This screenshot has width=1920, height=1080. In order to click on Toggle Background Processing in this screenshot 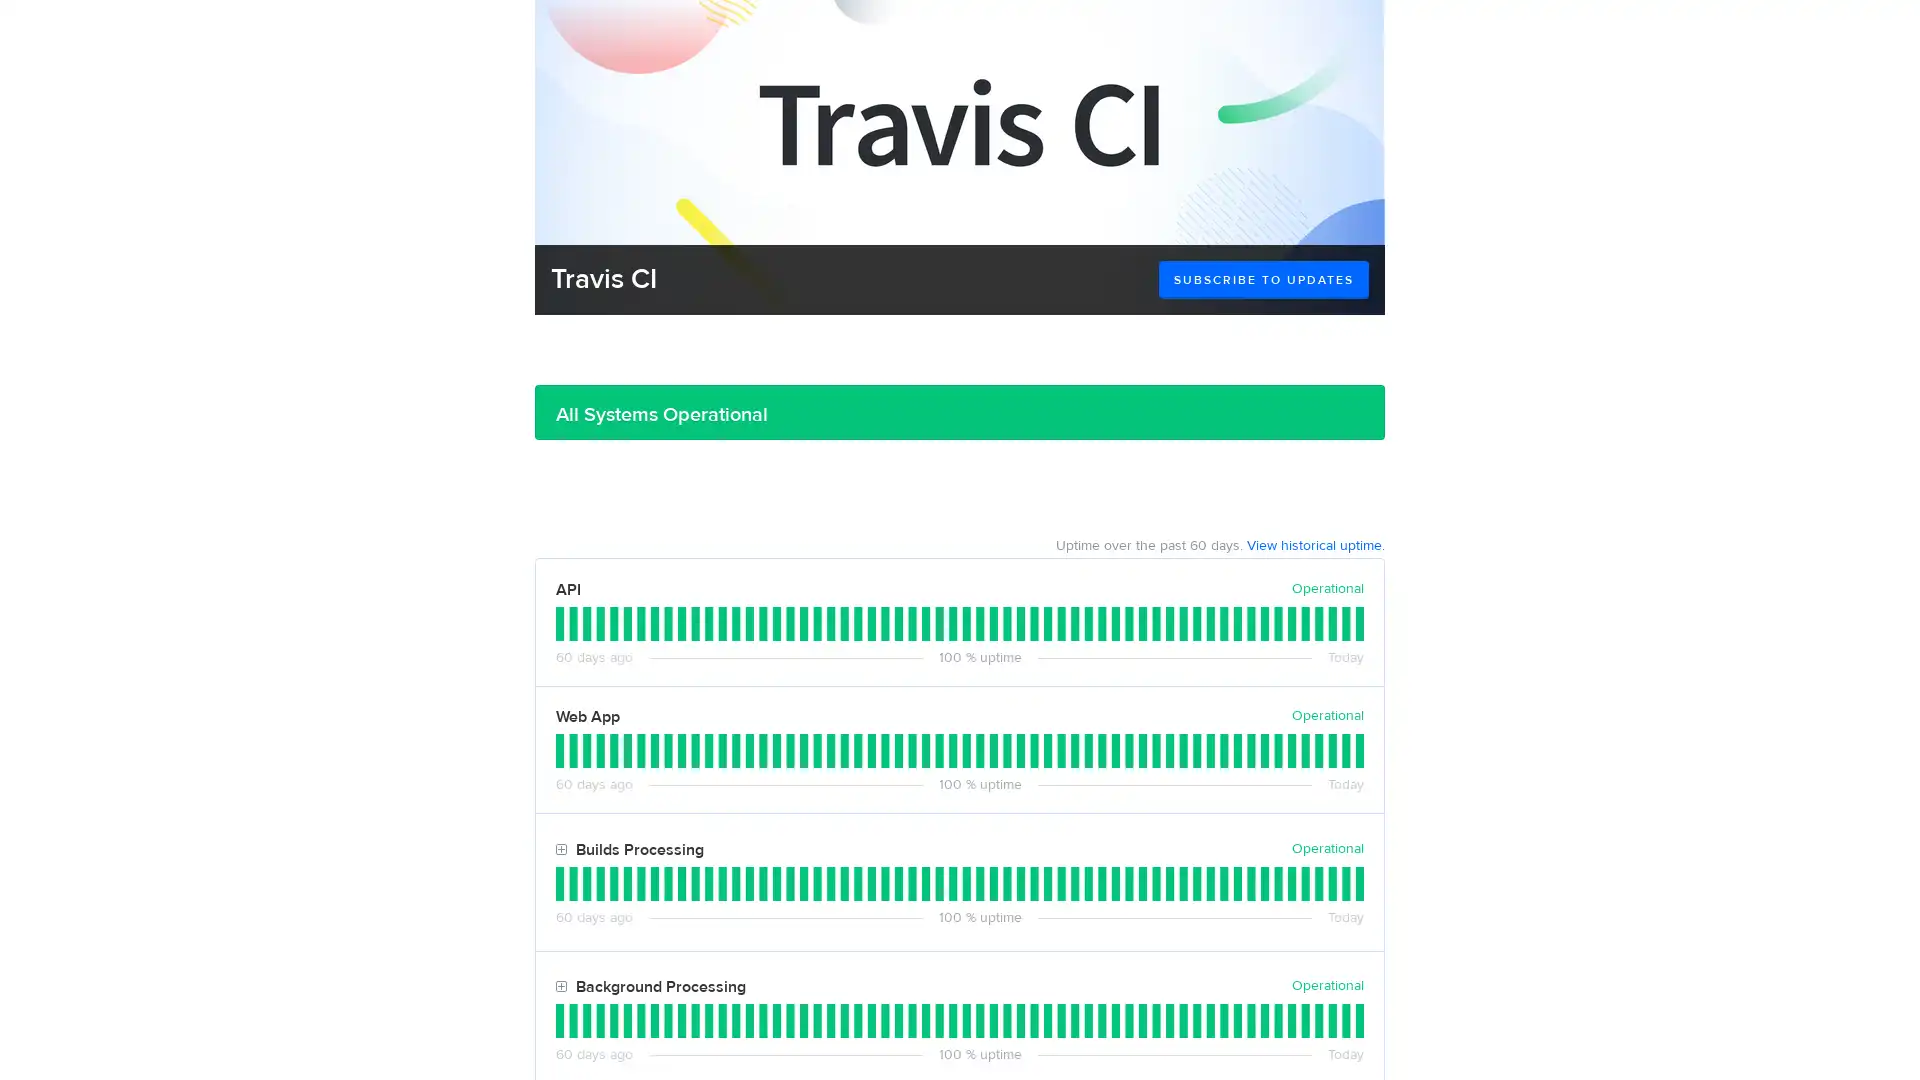, I will do `click(560, 986)`.